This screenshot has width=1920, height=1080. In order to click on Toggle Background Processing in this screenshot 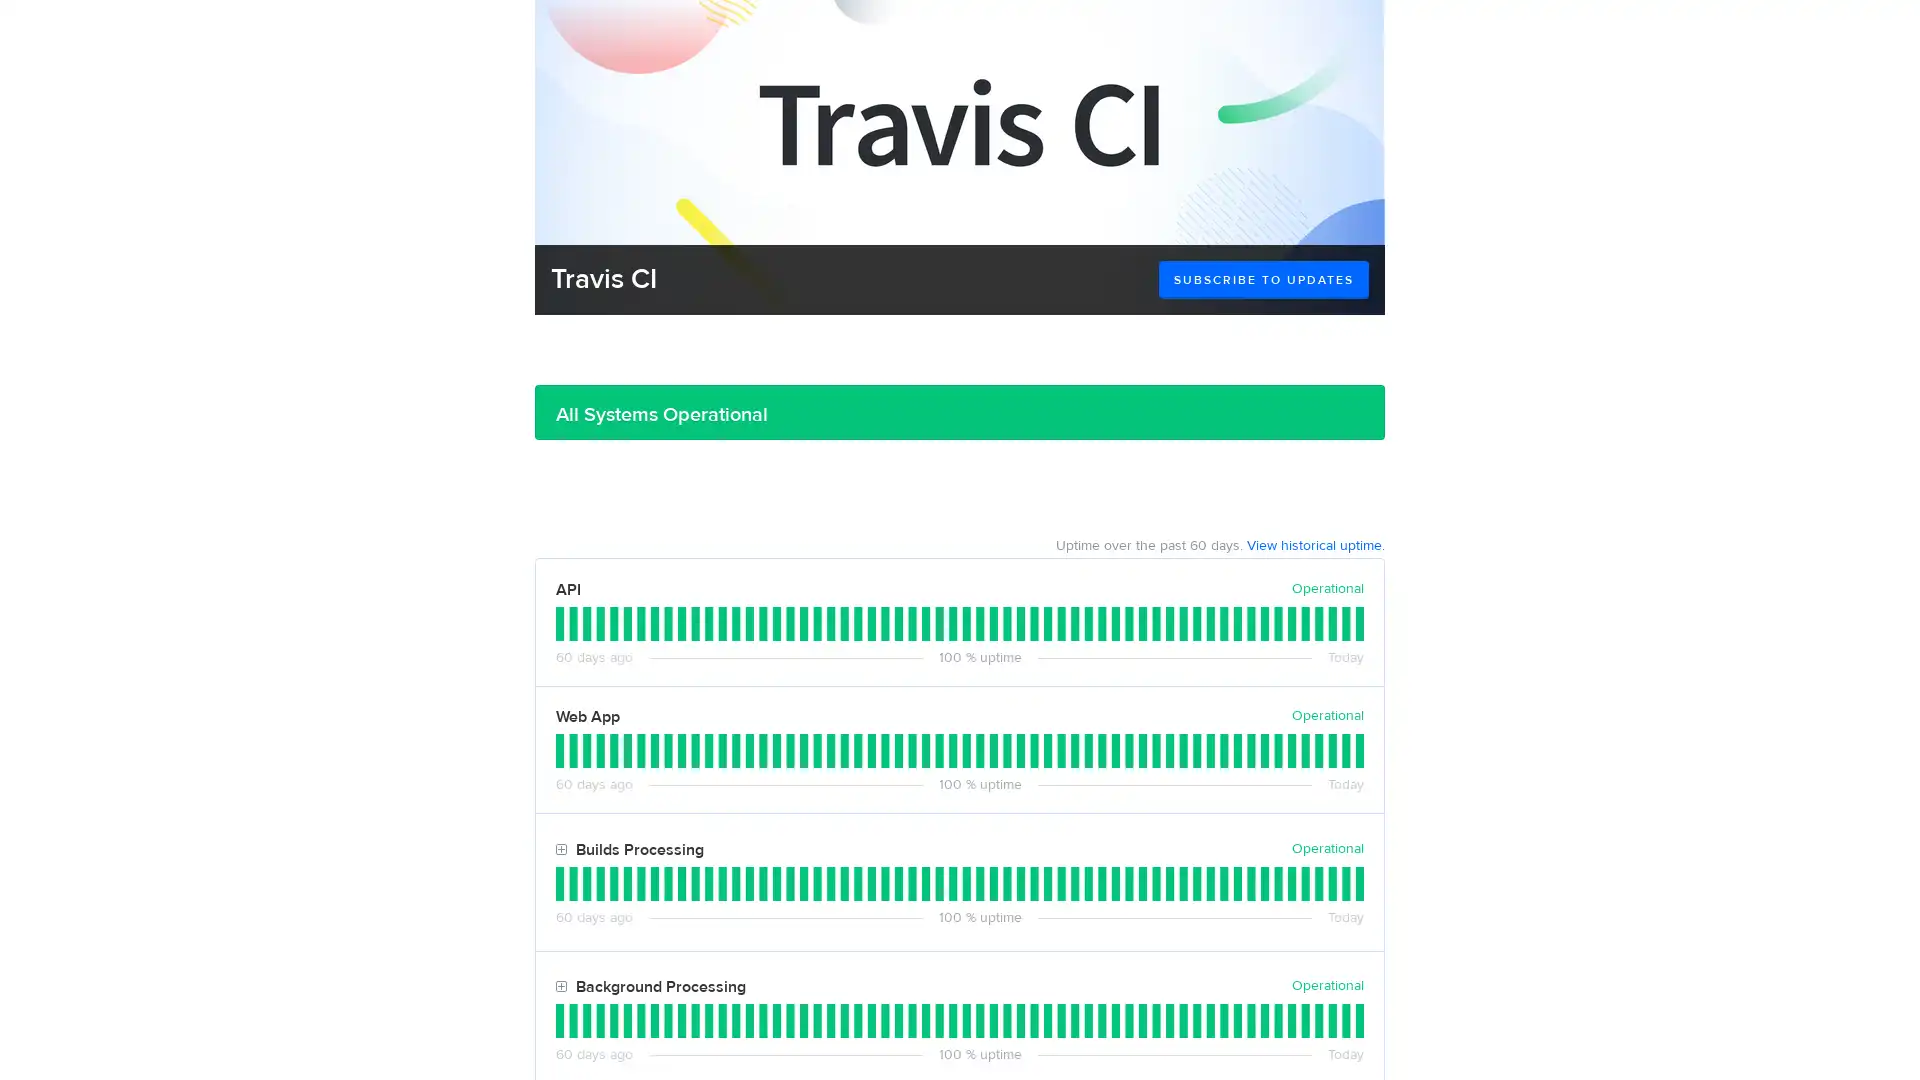, I will do `click(560, 986)`.